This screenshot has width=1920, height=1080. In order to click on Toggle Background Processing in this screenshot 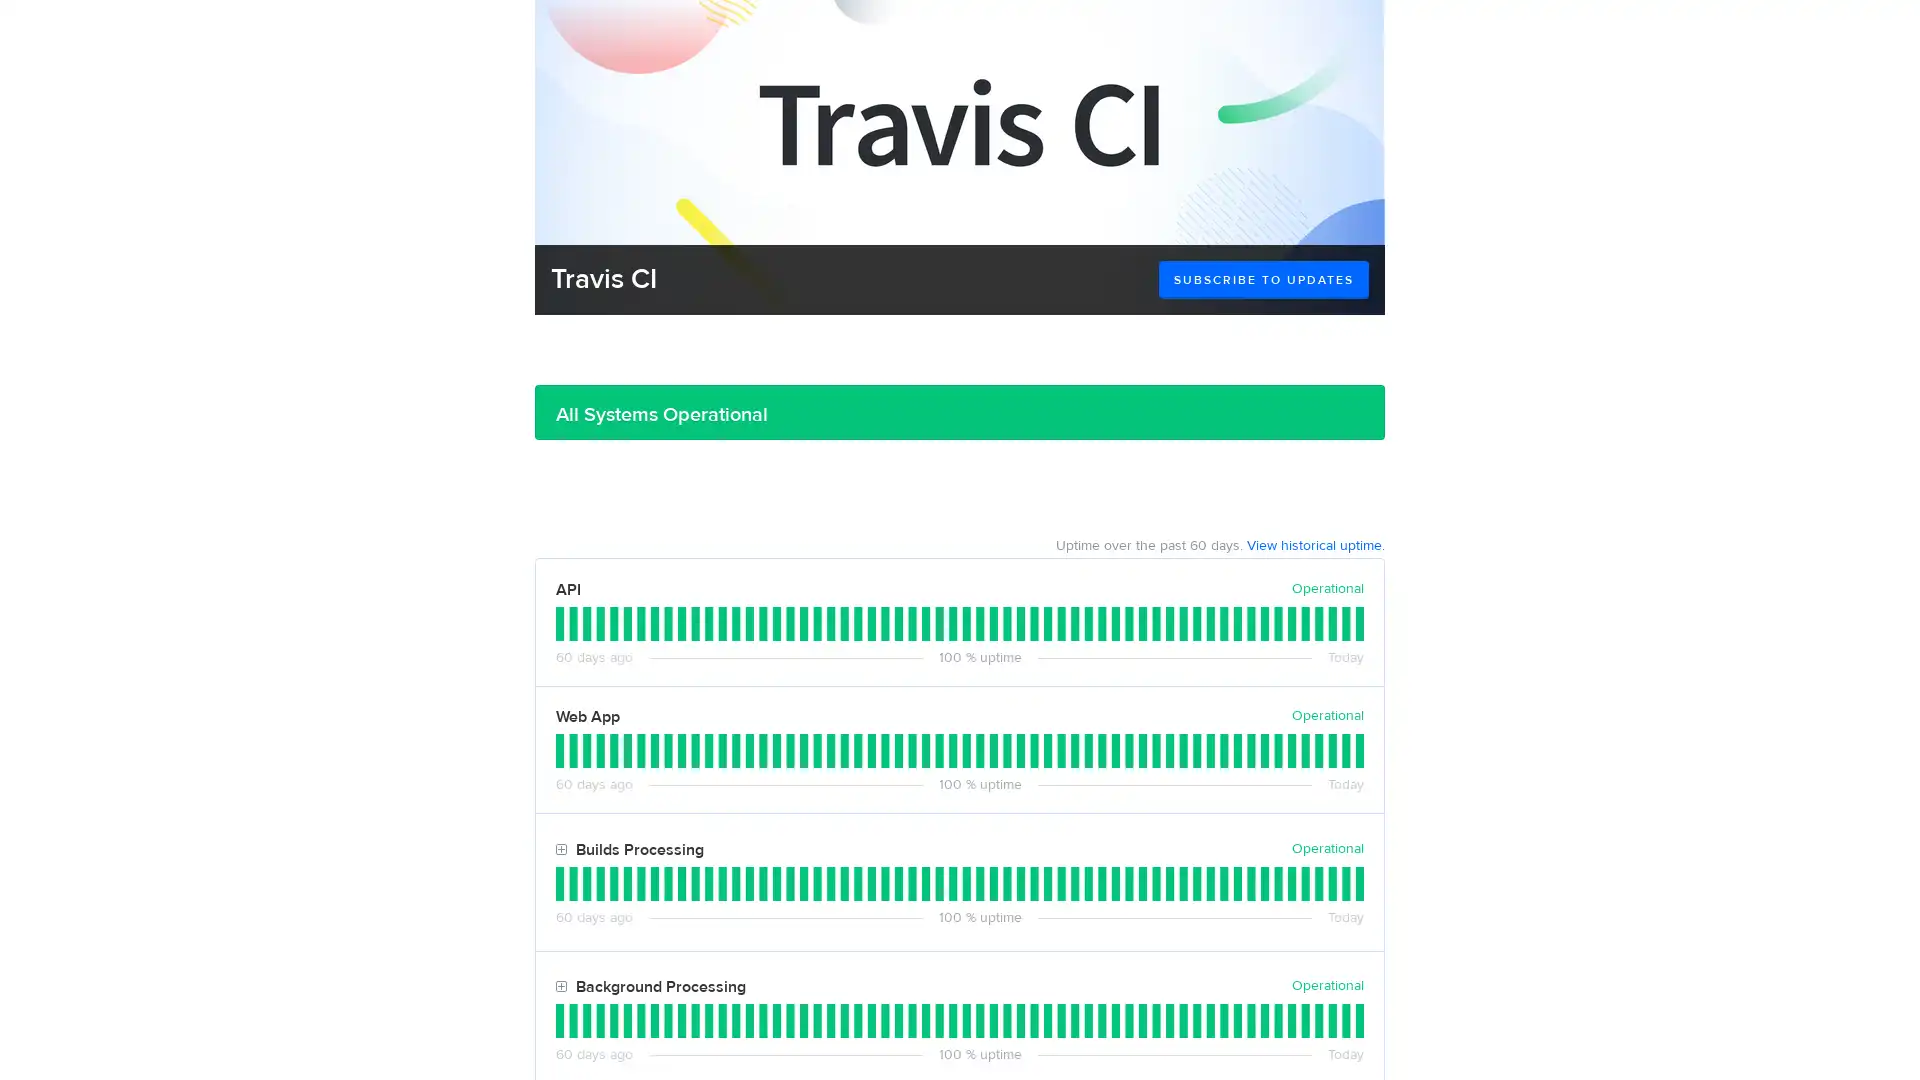, I will do `click(560, 986)`.